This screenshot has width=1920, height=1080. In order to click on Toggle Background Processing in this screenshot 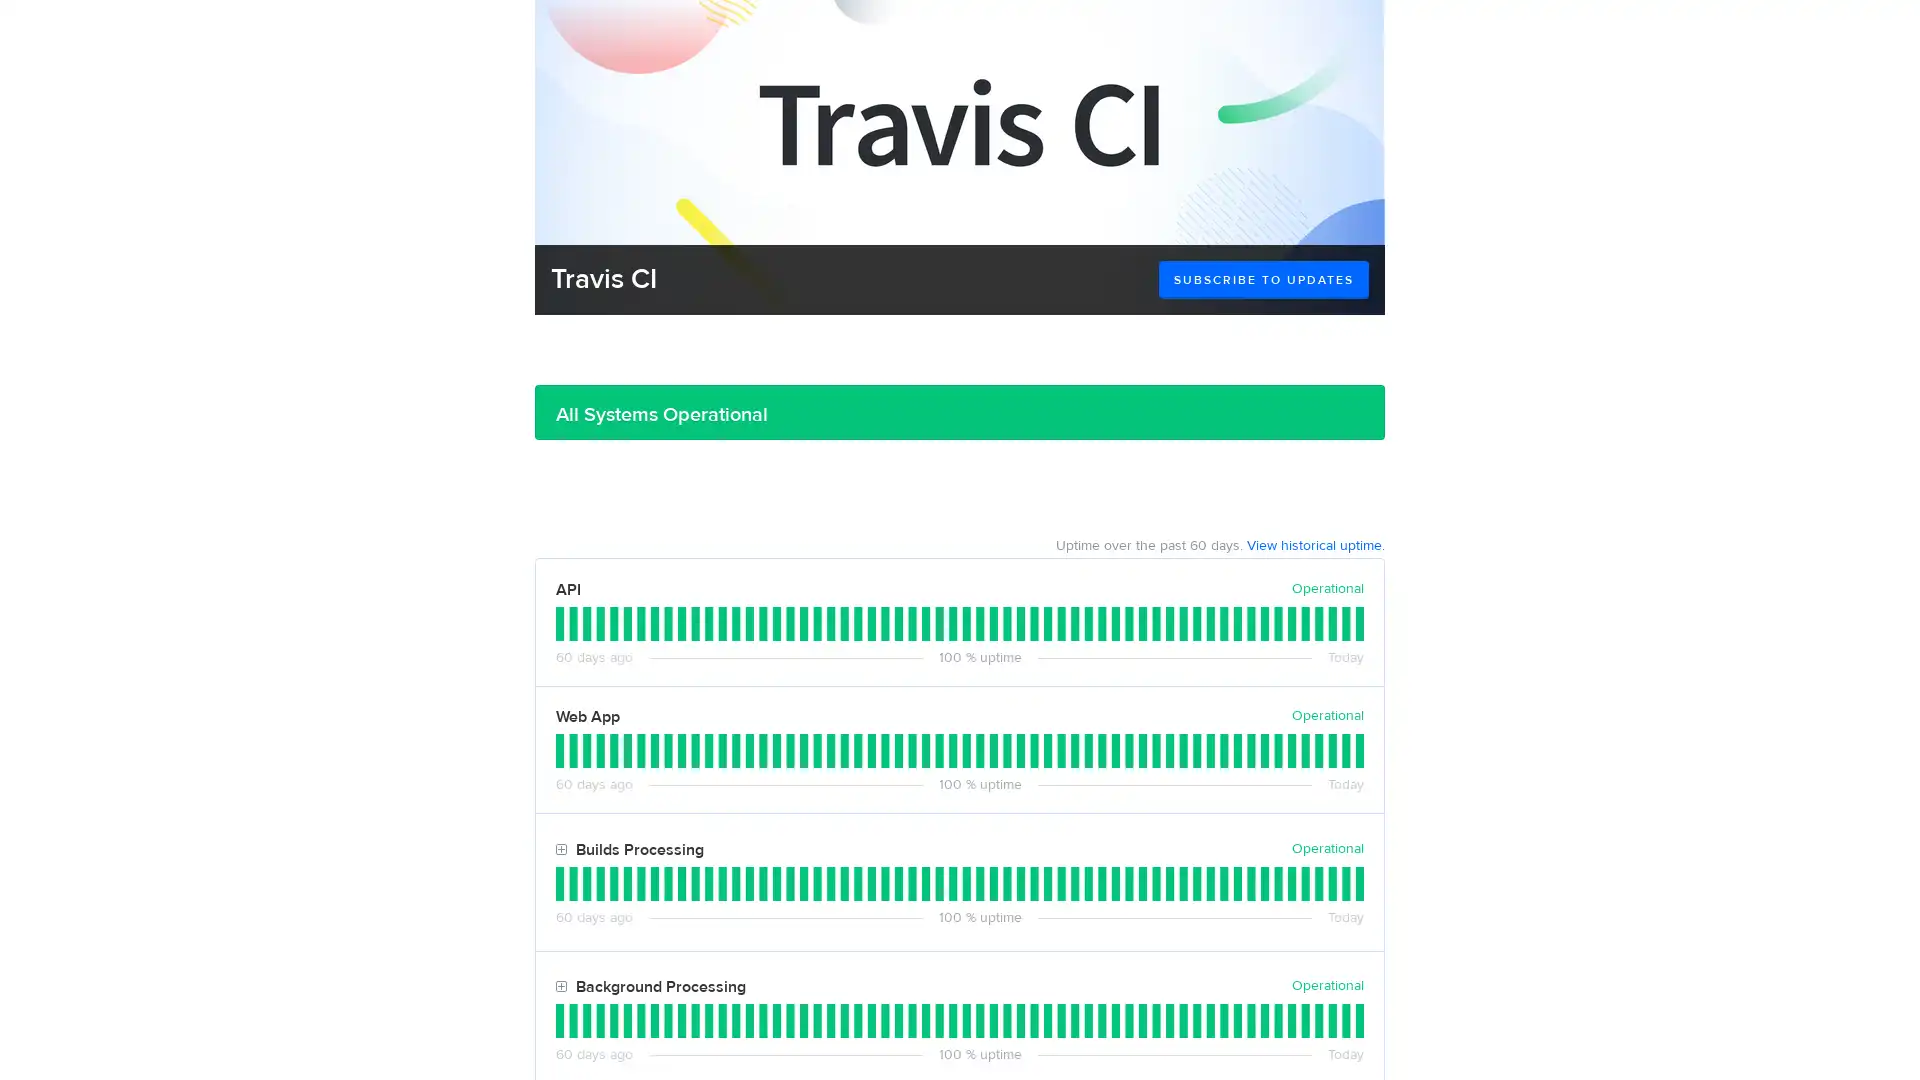, I will do `click(560, 986)`.